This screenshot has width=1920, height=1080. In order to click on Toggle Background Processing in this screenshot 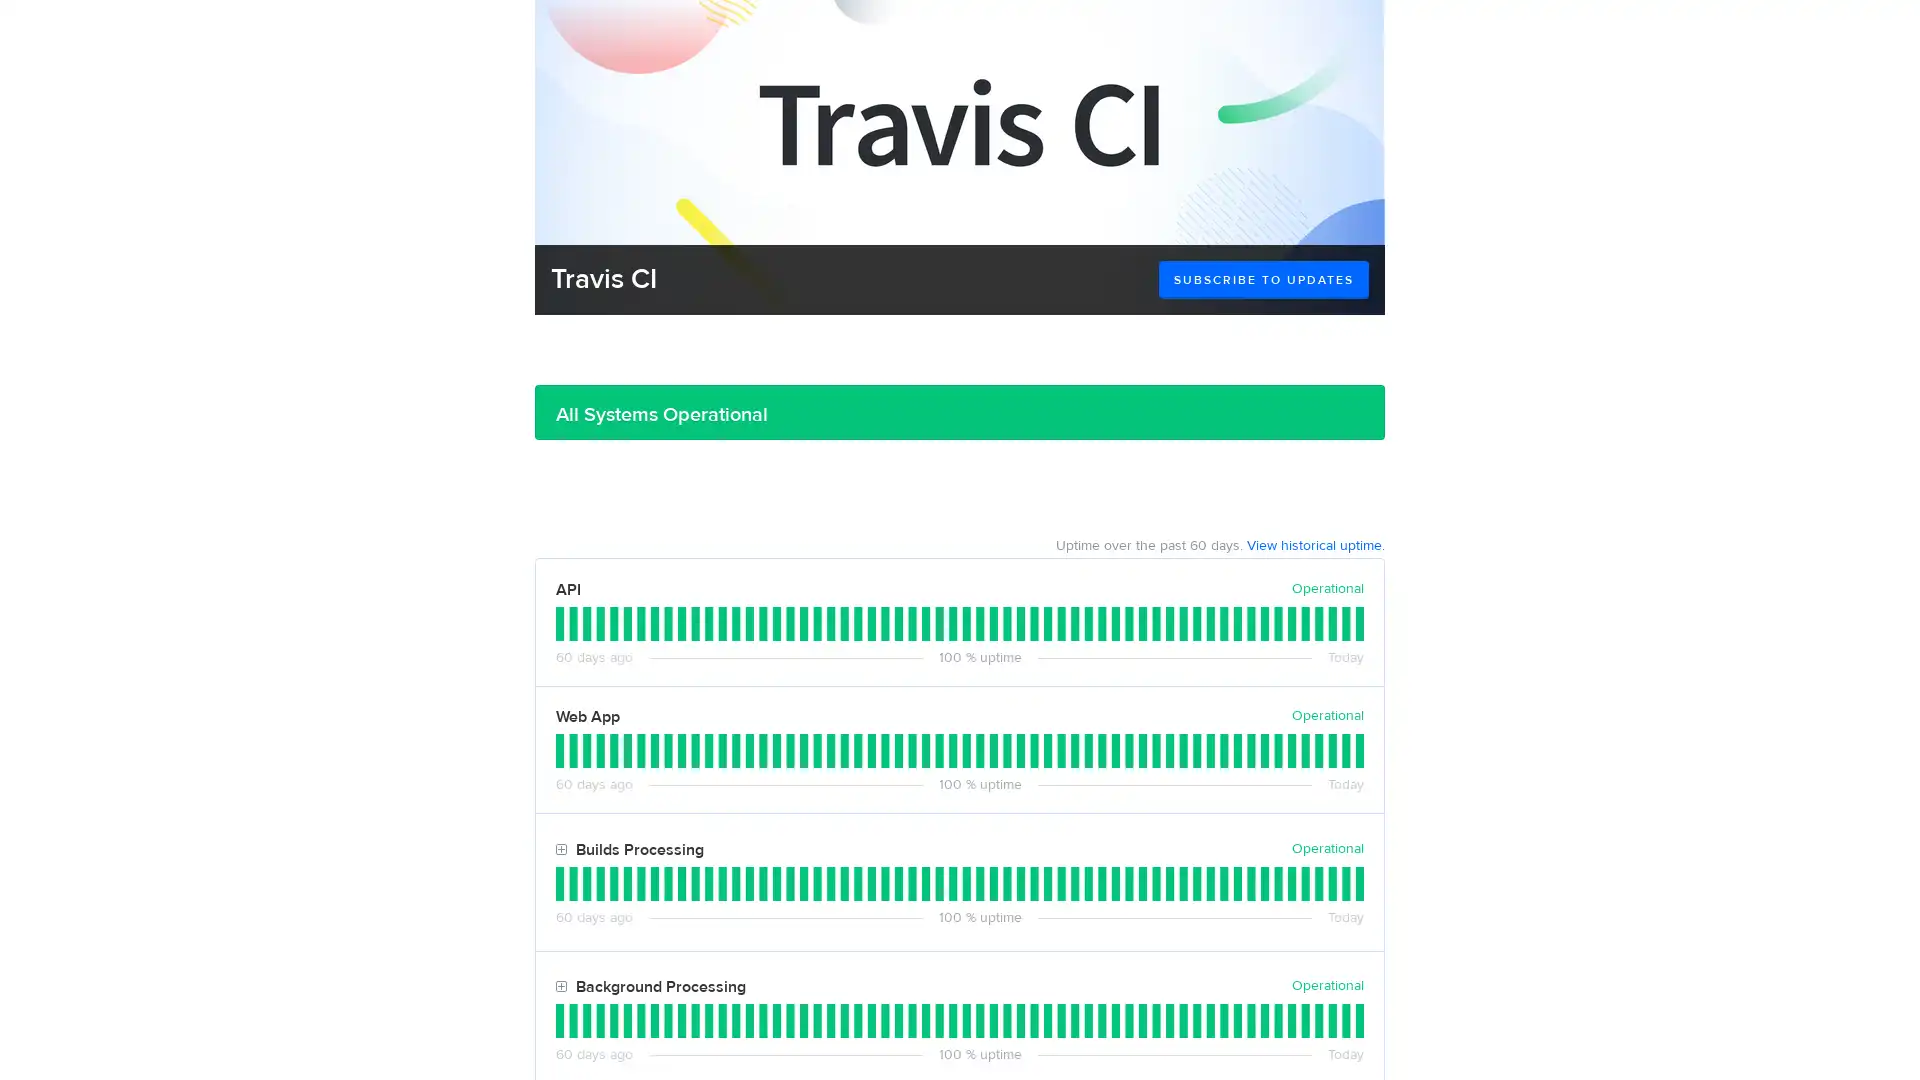, I will do `click(560, 986)`.